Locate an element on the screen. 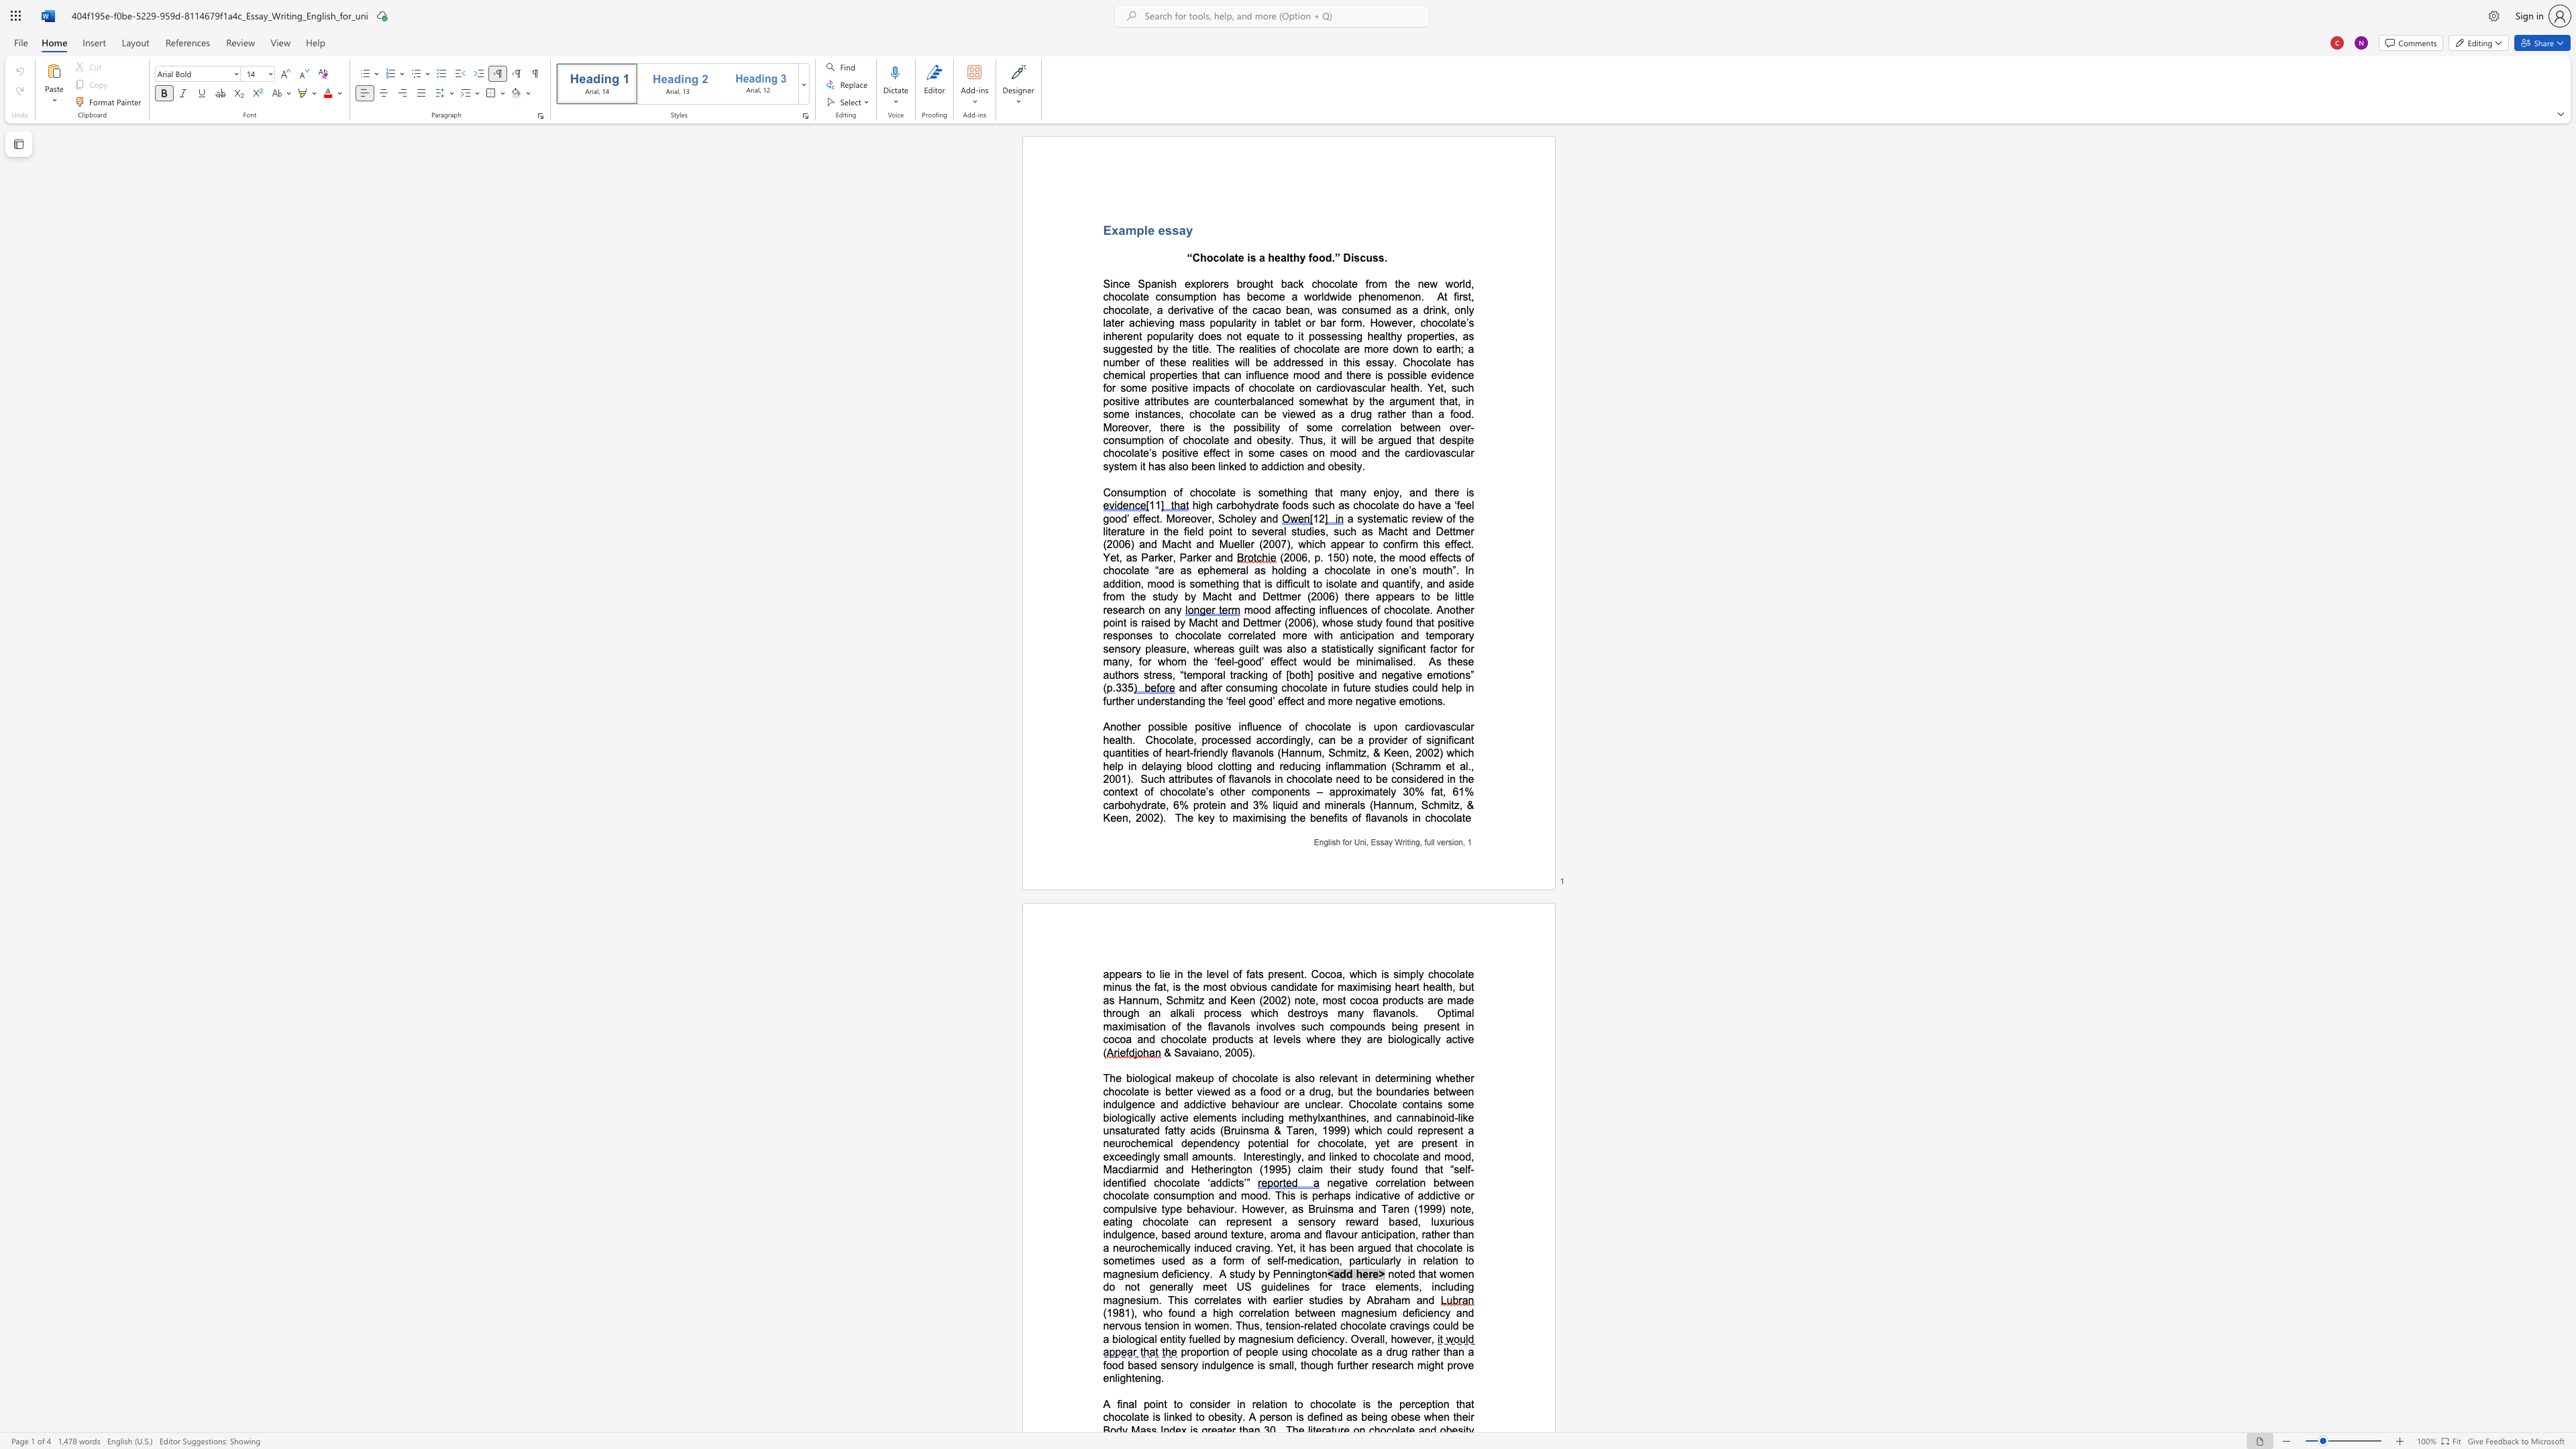 The height and width of the screenshot is (1449, 2576). the subset text "gnesium. This correlates with earlier" within the text "US guidelines for trace elements, including magnesium. This correlates with earlier studies by Abraham and" is located at coordinates (1118, 1299).